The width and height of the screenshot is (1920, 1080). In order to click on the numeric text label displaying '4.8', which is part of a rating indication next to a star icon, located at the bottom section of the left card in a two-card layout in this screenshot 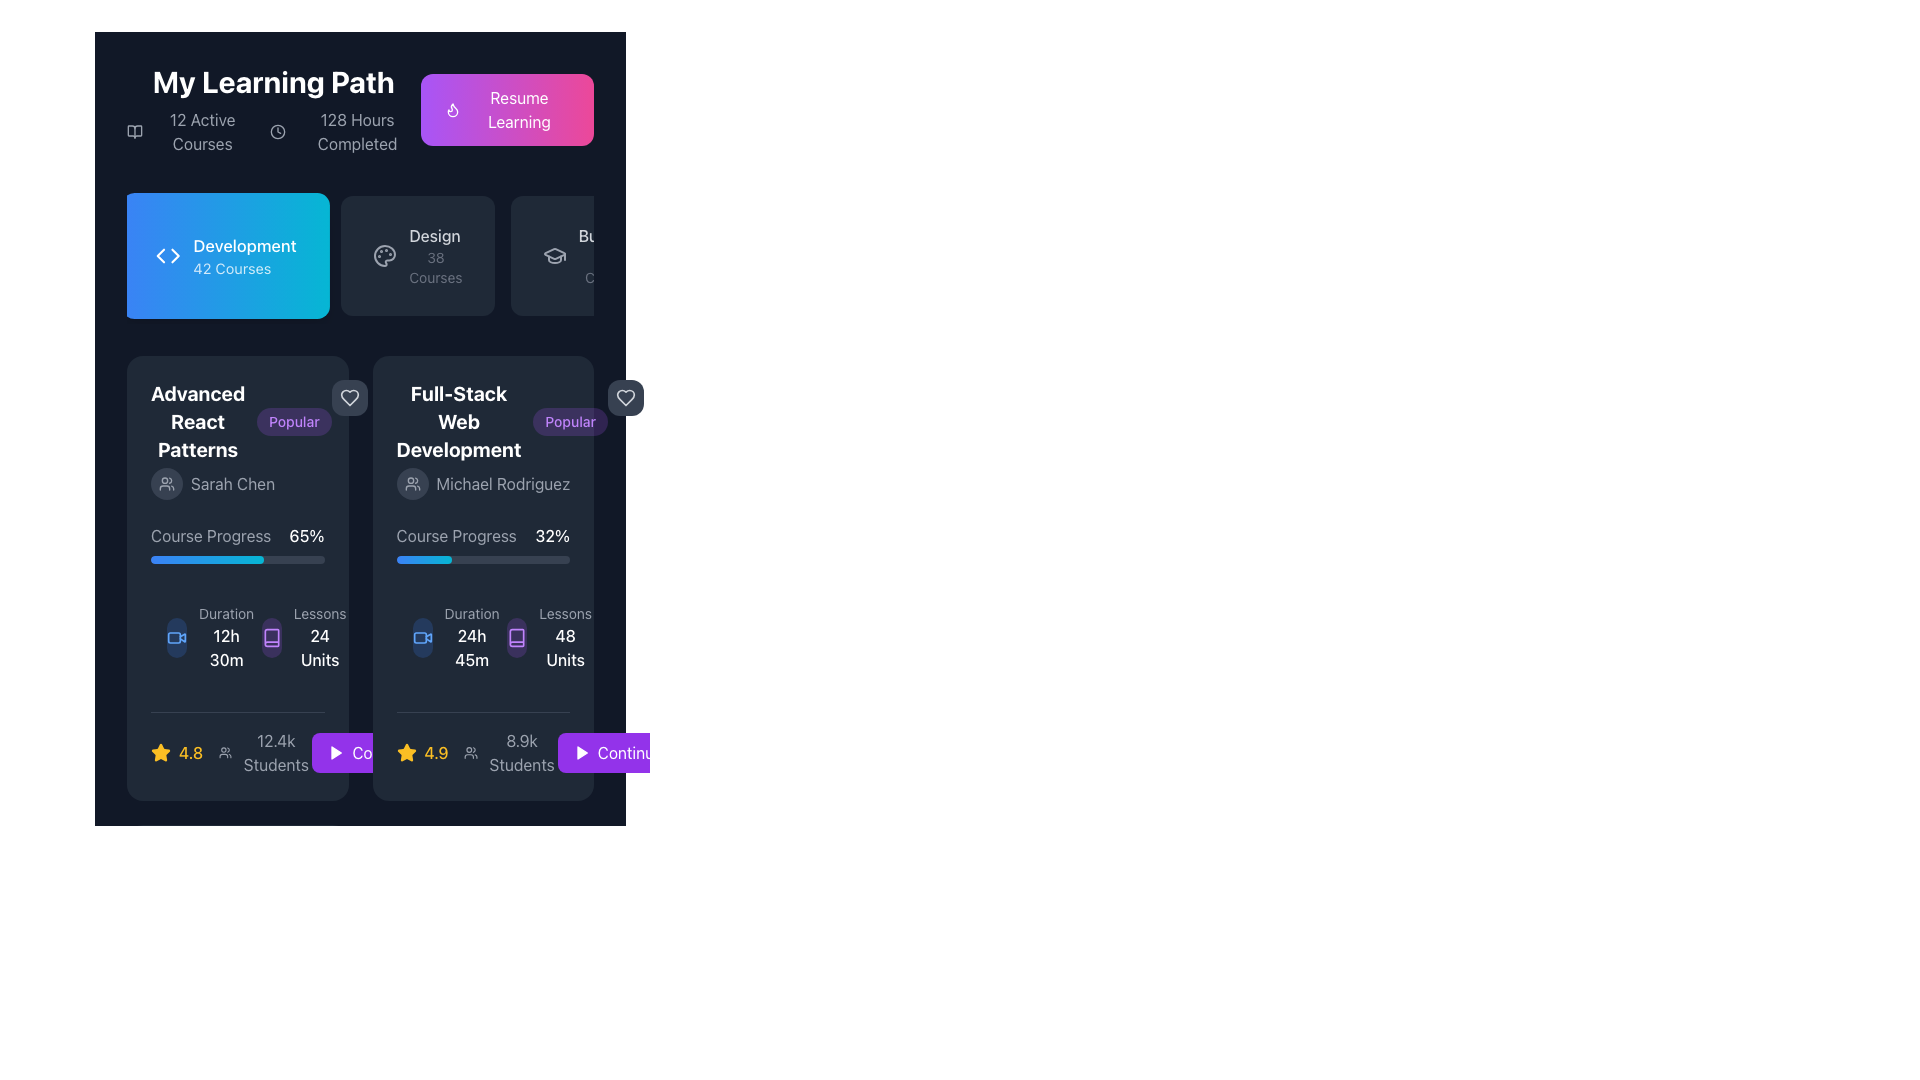, I will do `click(191, 752)`.